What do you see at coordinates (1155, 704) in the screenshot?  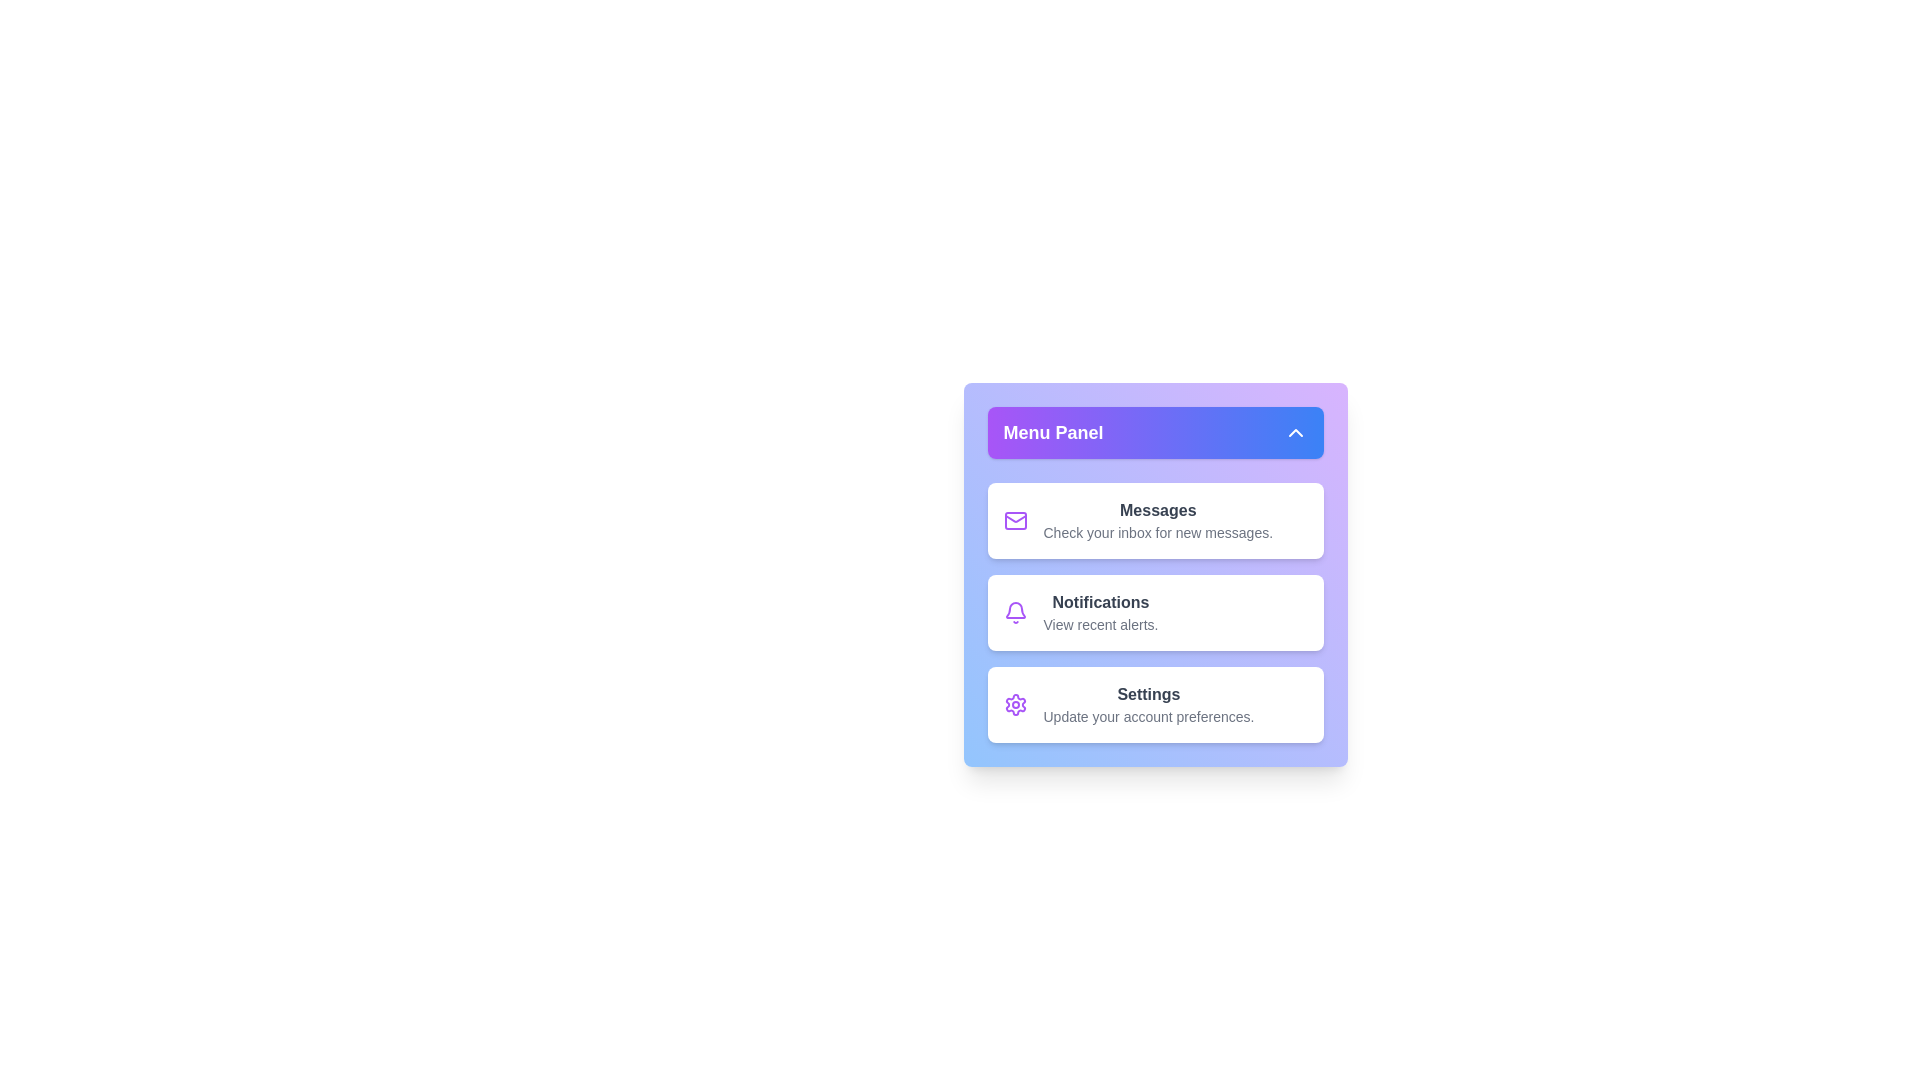 I see `the menu item labeled 'Settings' to highlight it` at bounding box center [1155, 704].